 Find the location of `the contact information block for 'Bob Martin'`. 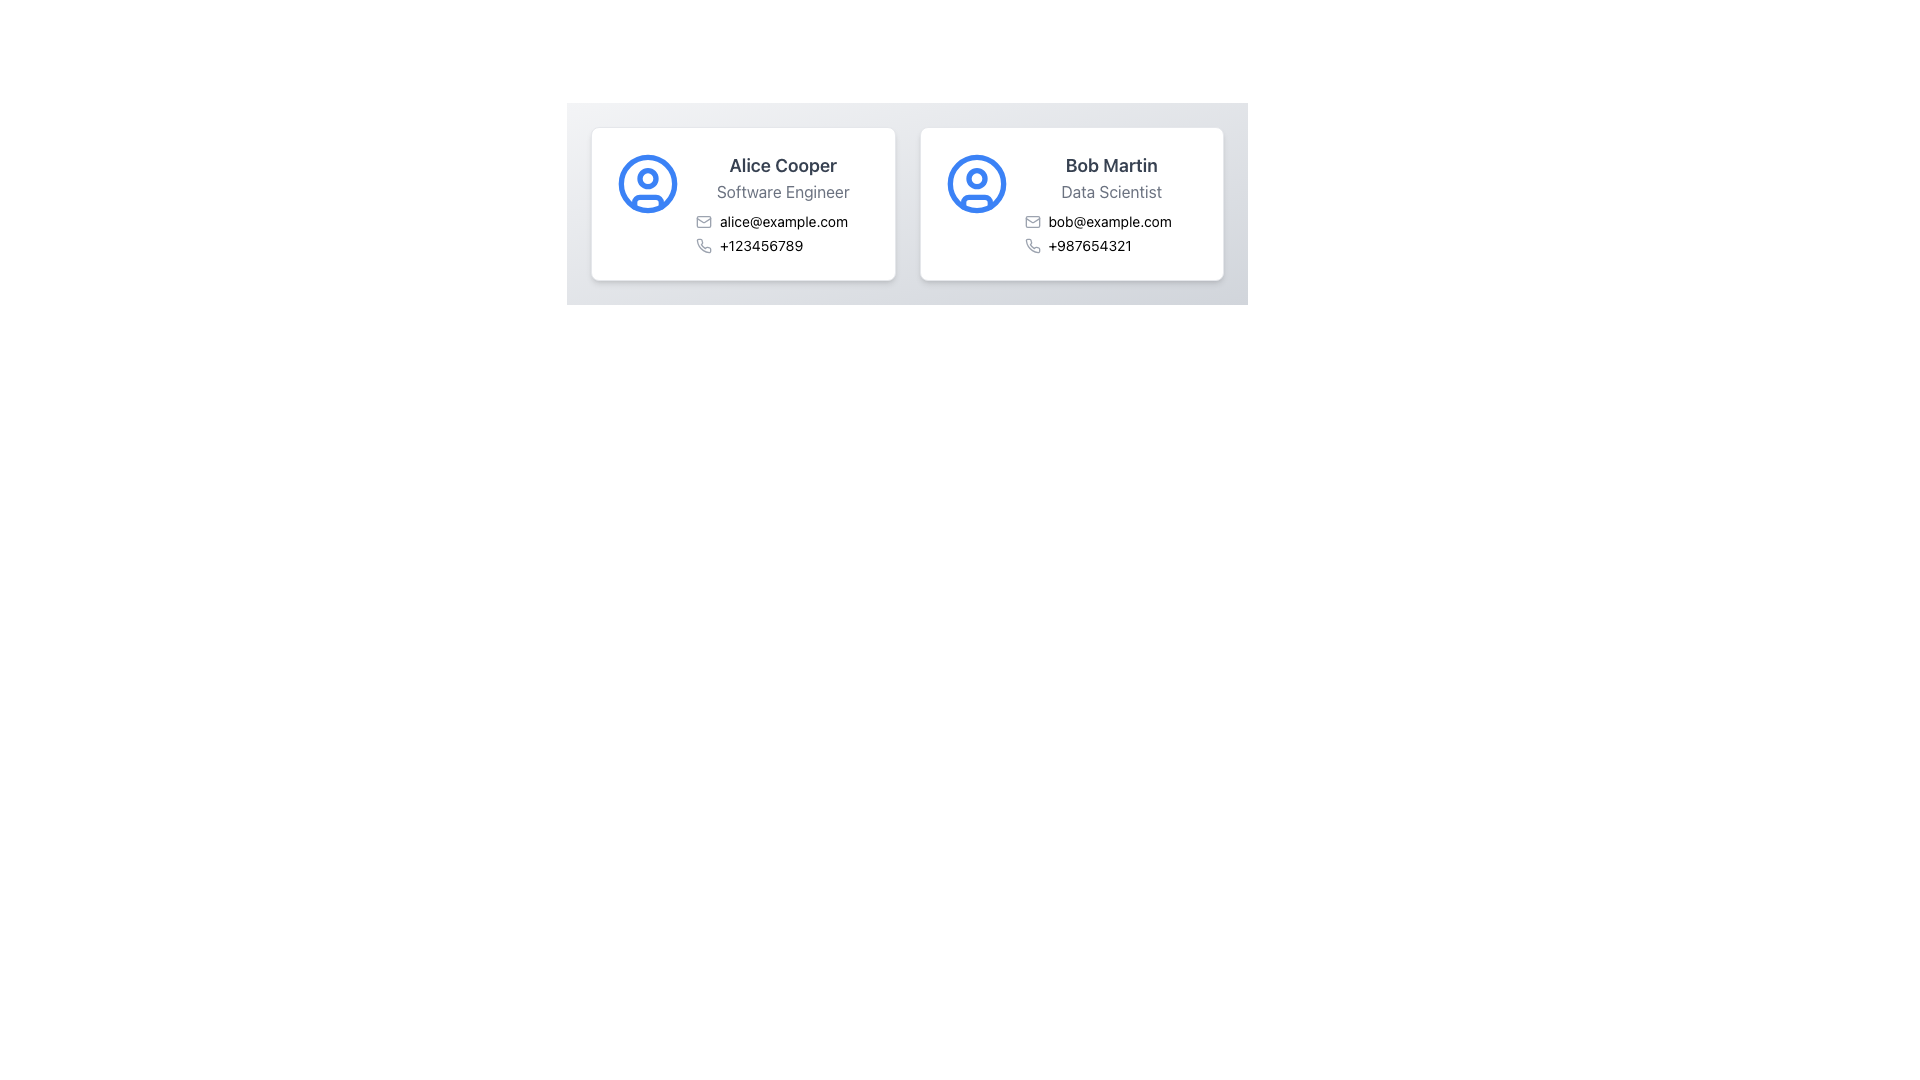

the contact information block for 'Bob Martin' is located at coordinates (1110, 204).